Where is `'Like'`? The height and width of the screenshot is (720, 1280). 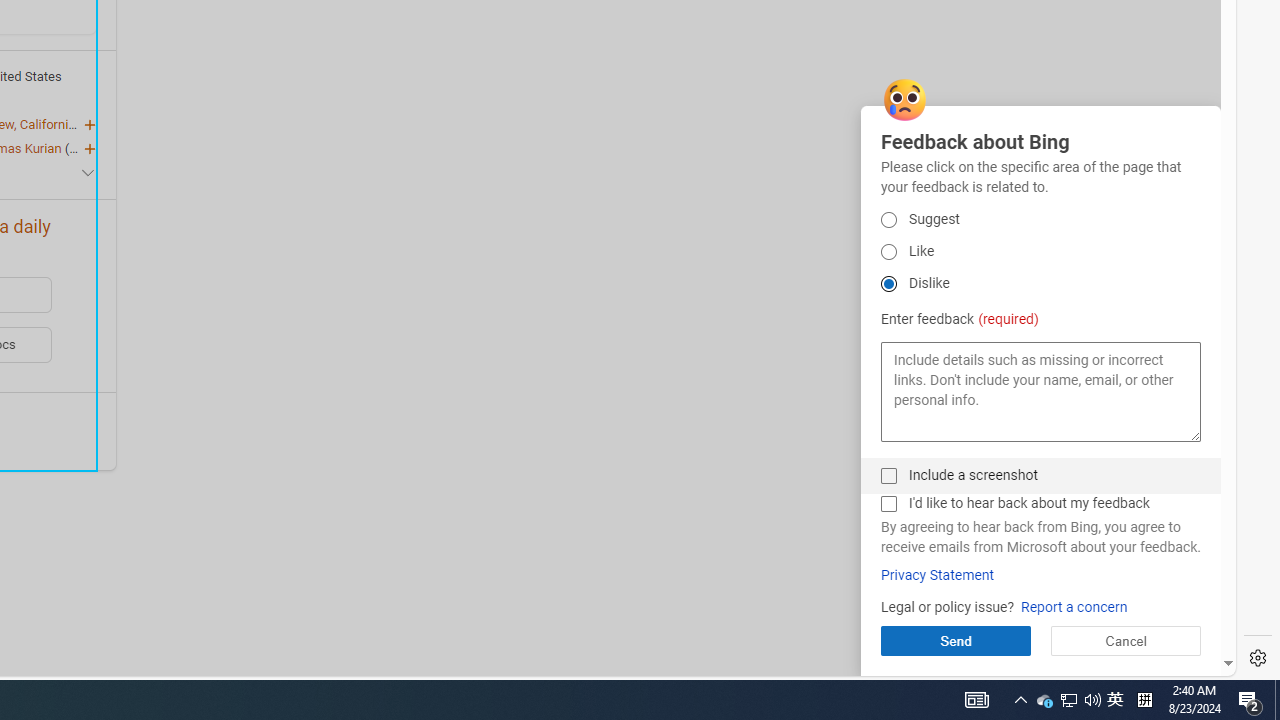
'Like' is located at coordinates (887, 250).